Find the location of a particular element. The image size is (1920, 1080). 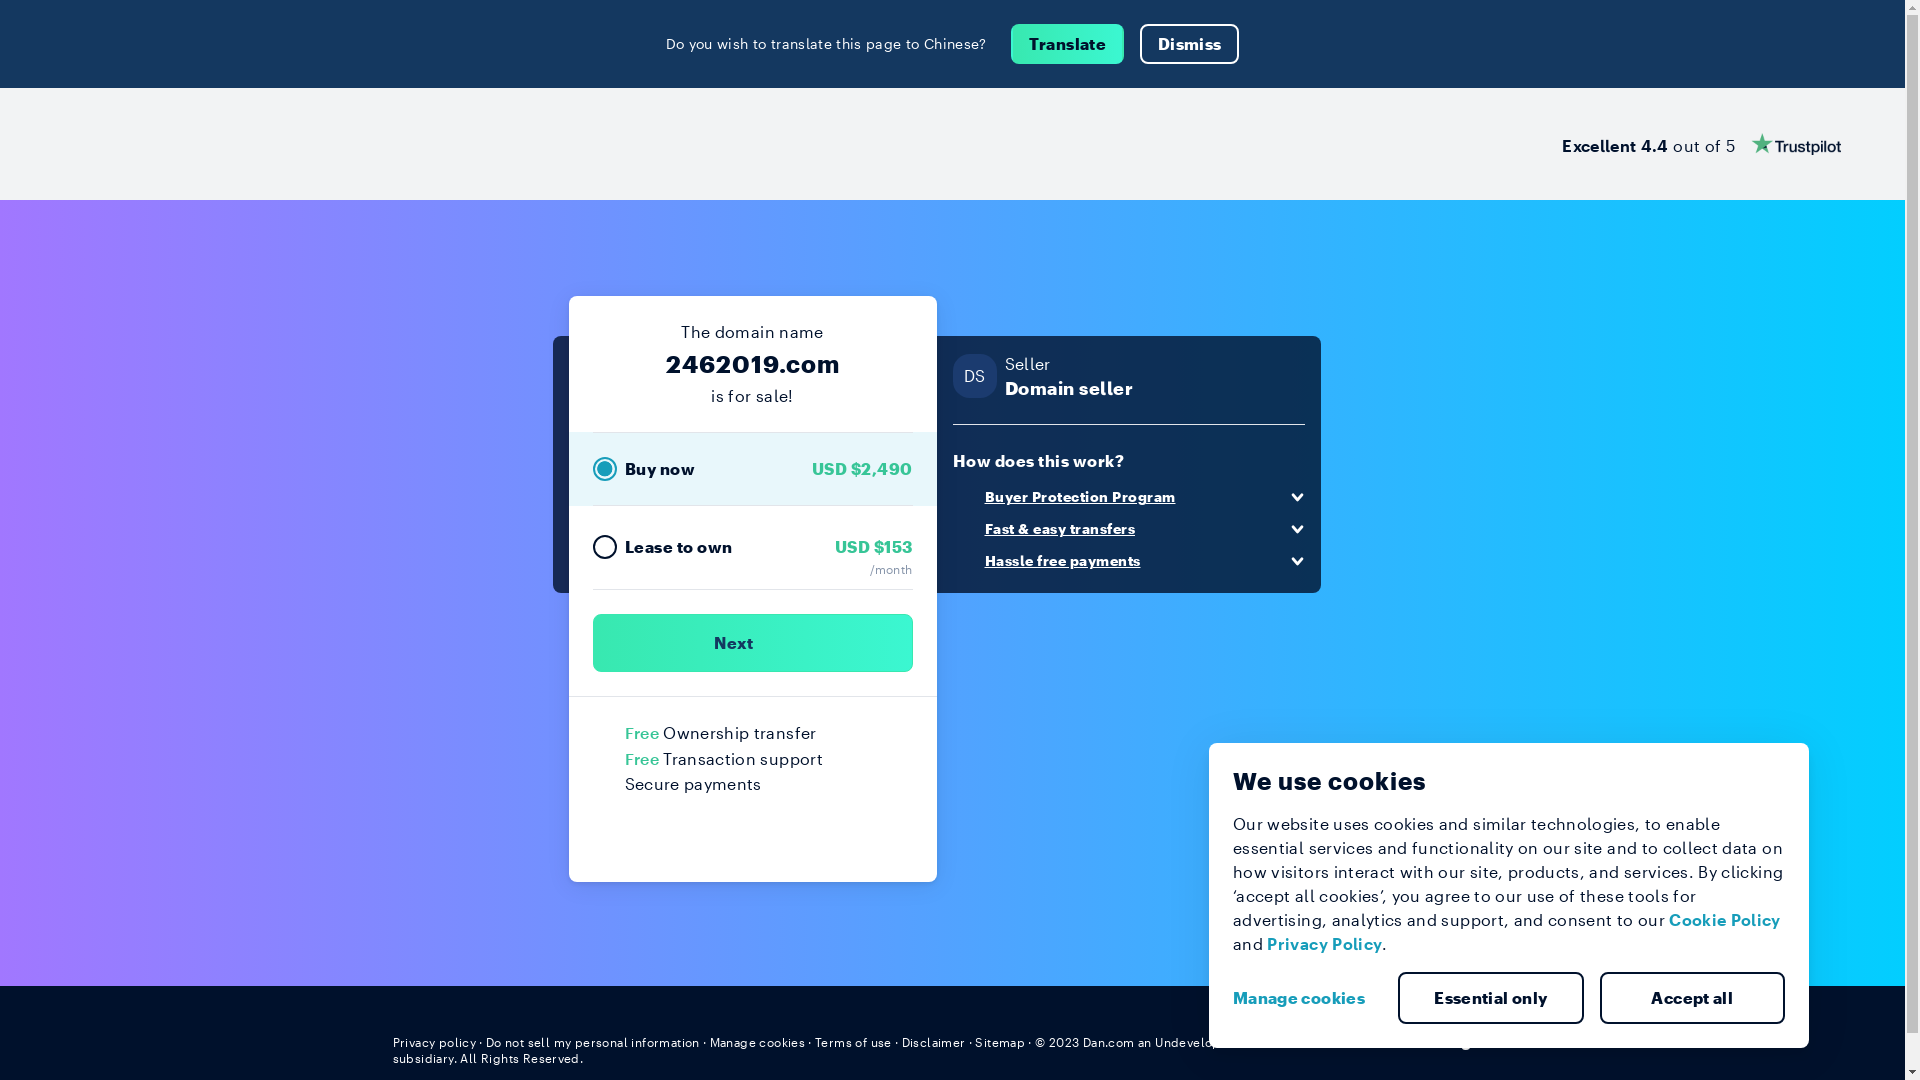

'Privacy Policy' is located at coordinates (1324, 943).